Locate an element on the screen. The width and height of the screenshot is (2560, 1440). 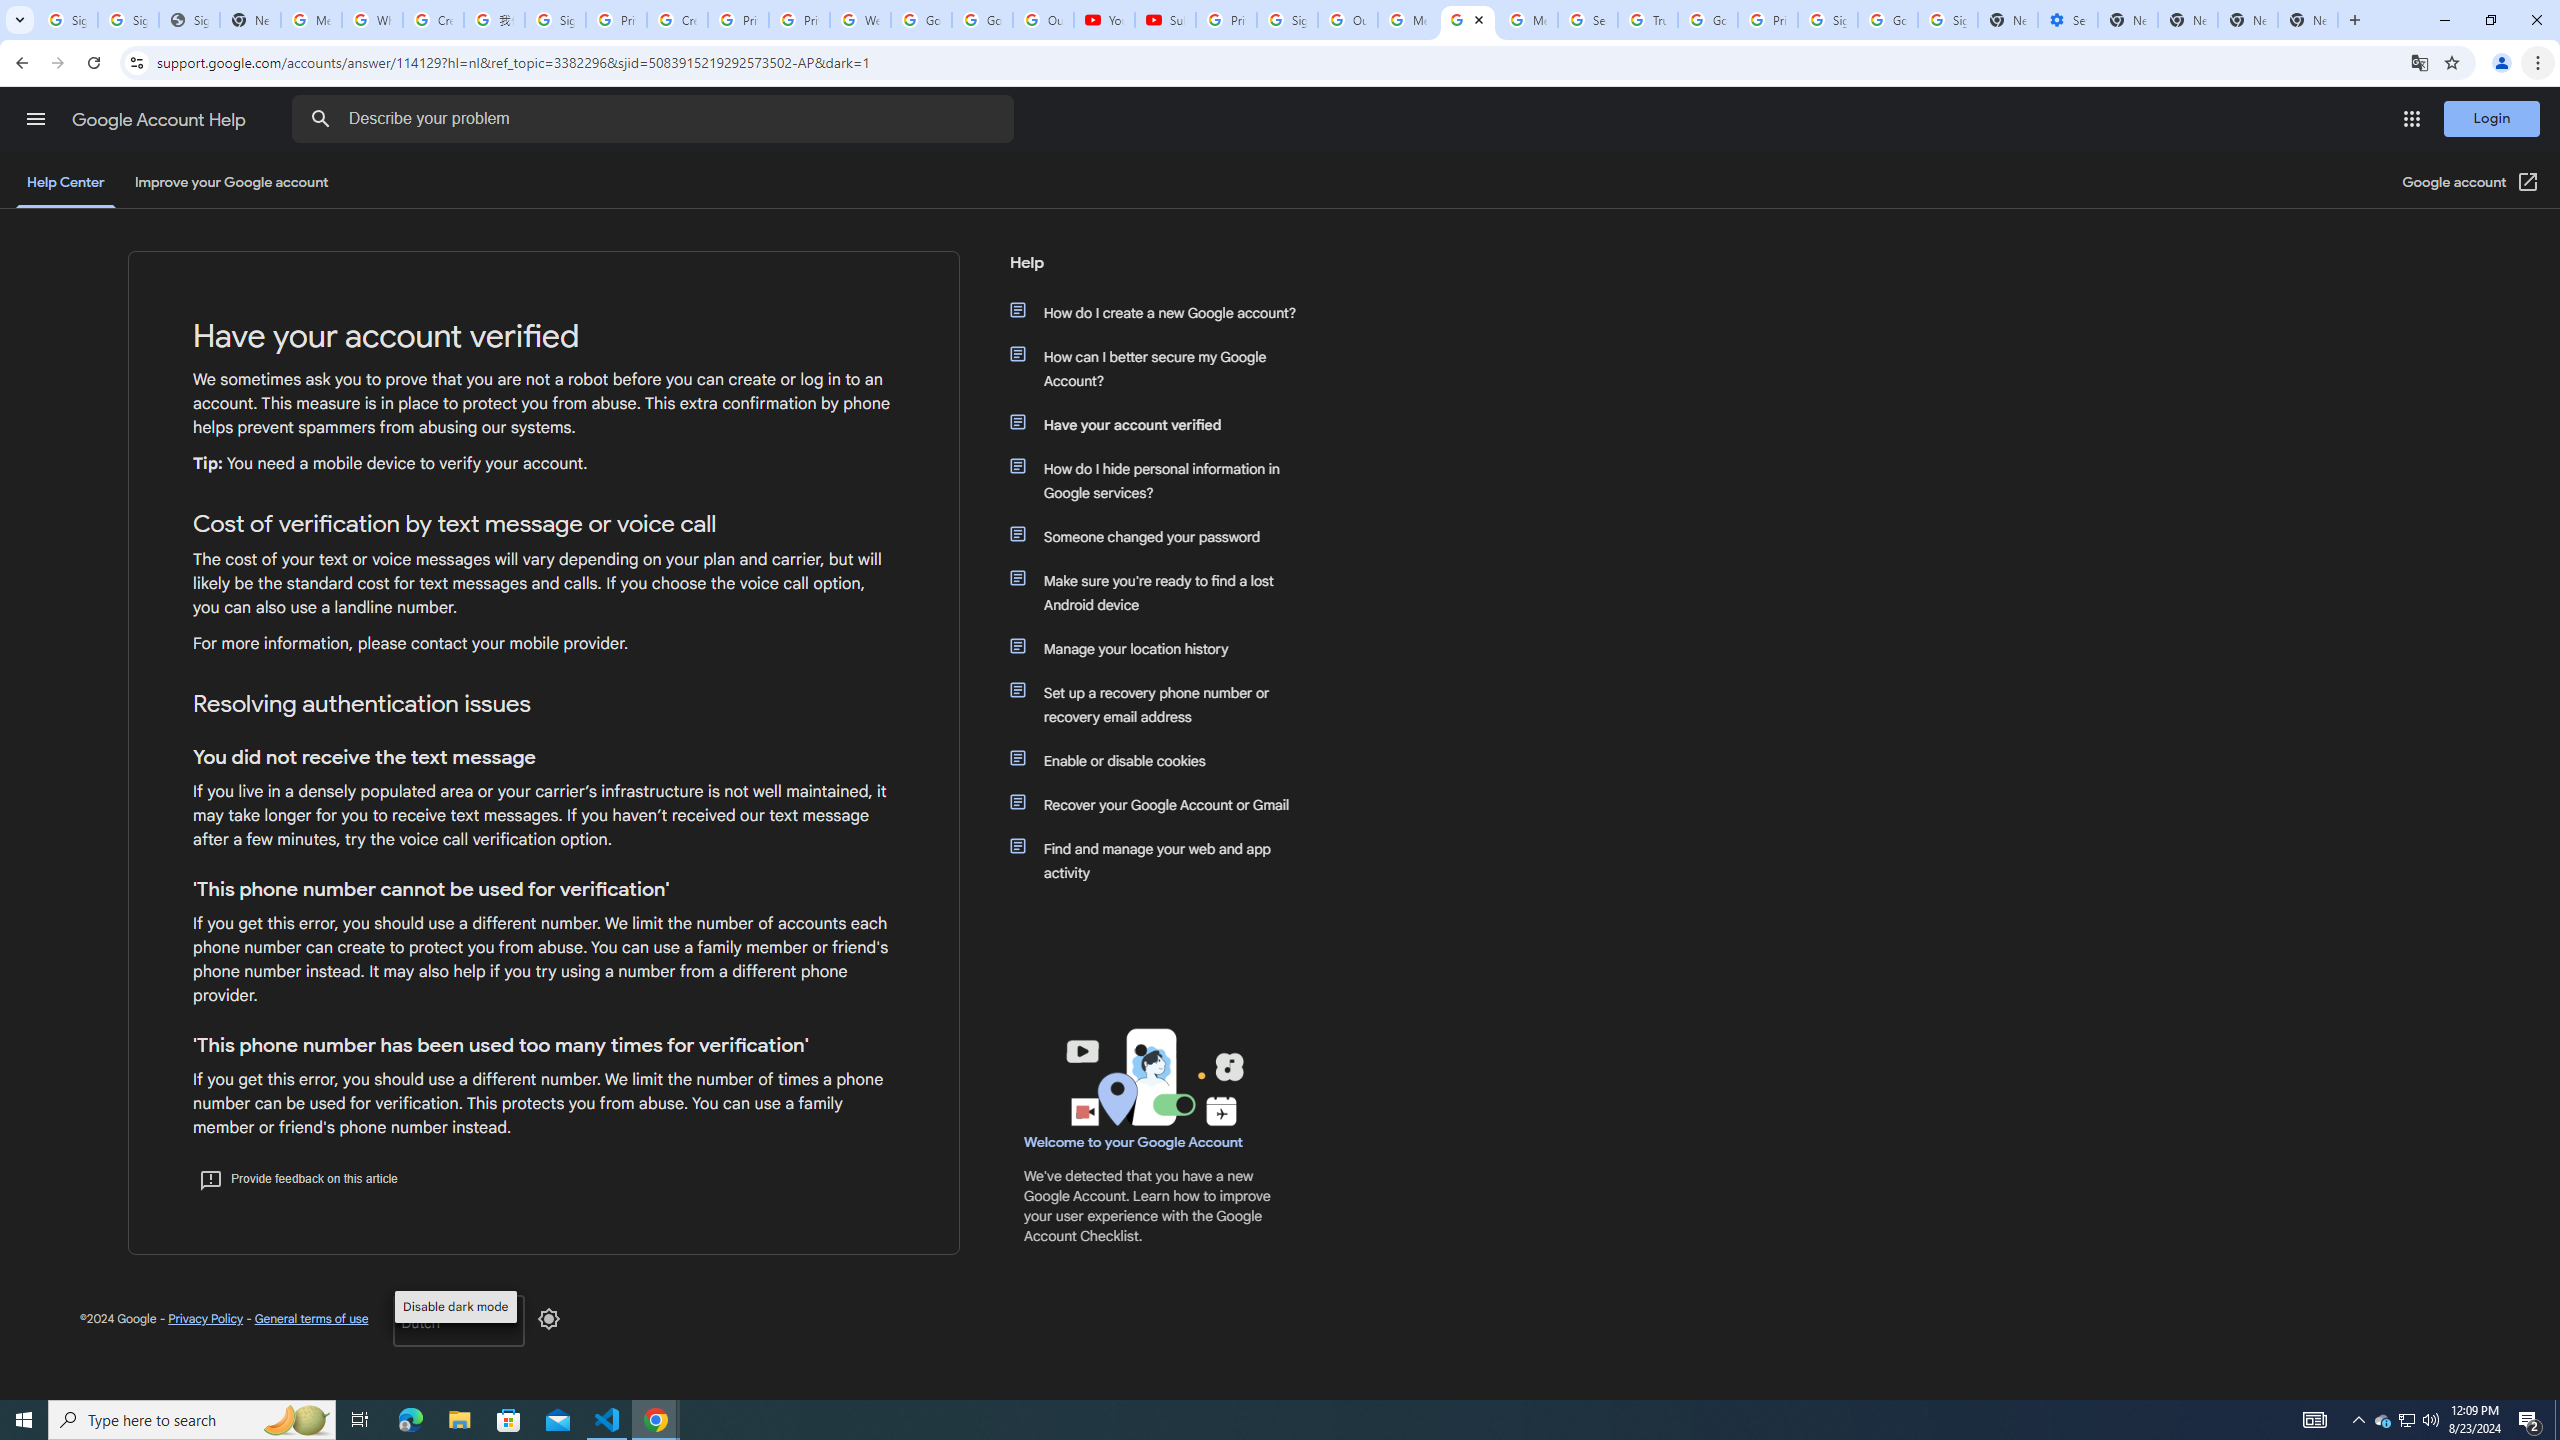
'Make sure you' is located at coordinates (1162, 591).